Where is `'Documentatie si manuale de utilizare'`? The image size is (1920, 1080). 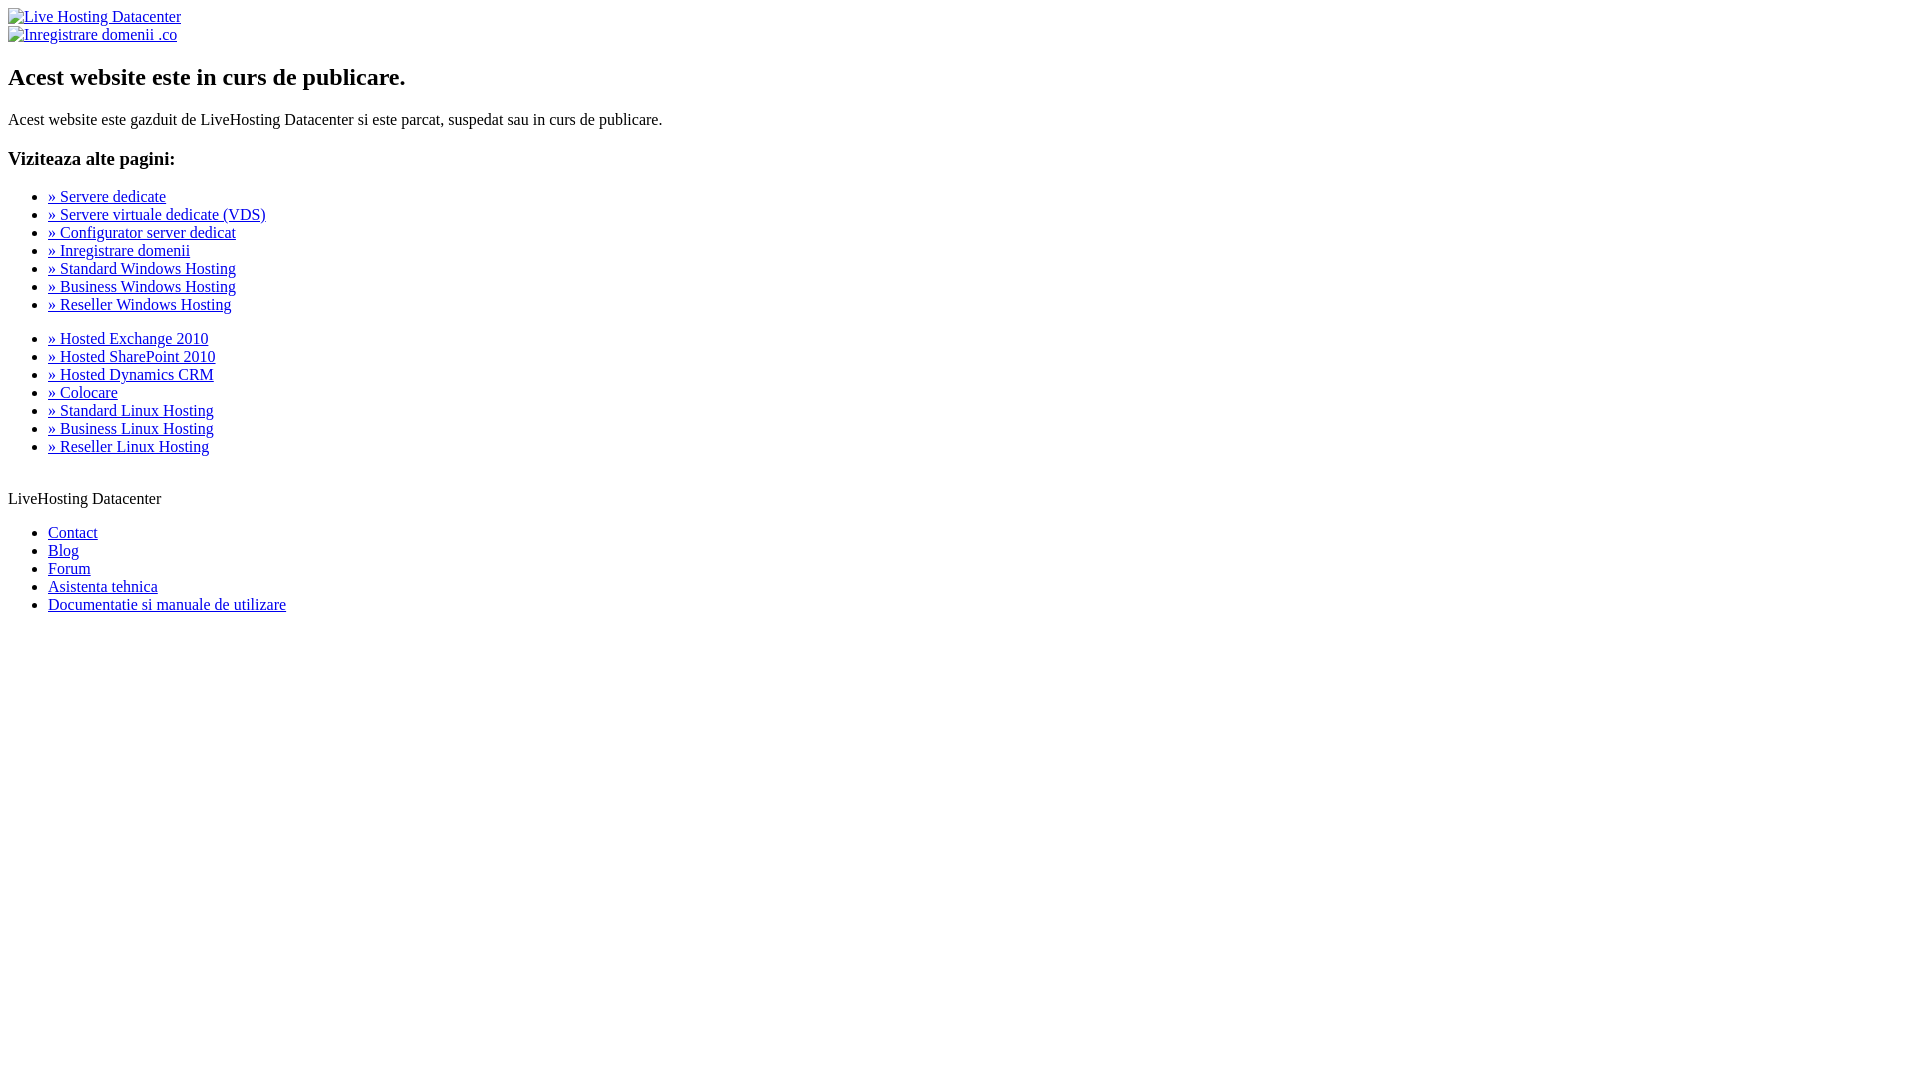 'Documentatie si manuale de utilizare' is located at coordinates (48, 603).